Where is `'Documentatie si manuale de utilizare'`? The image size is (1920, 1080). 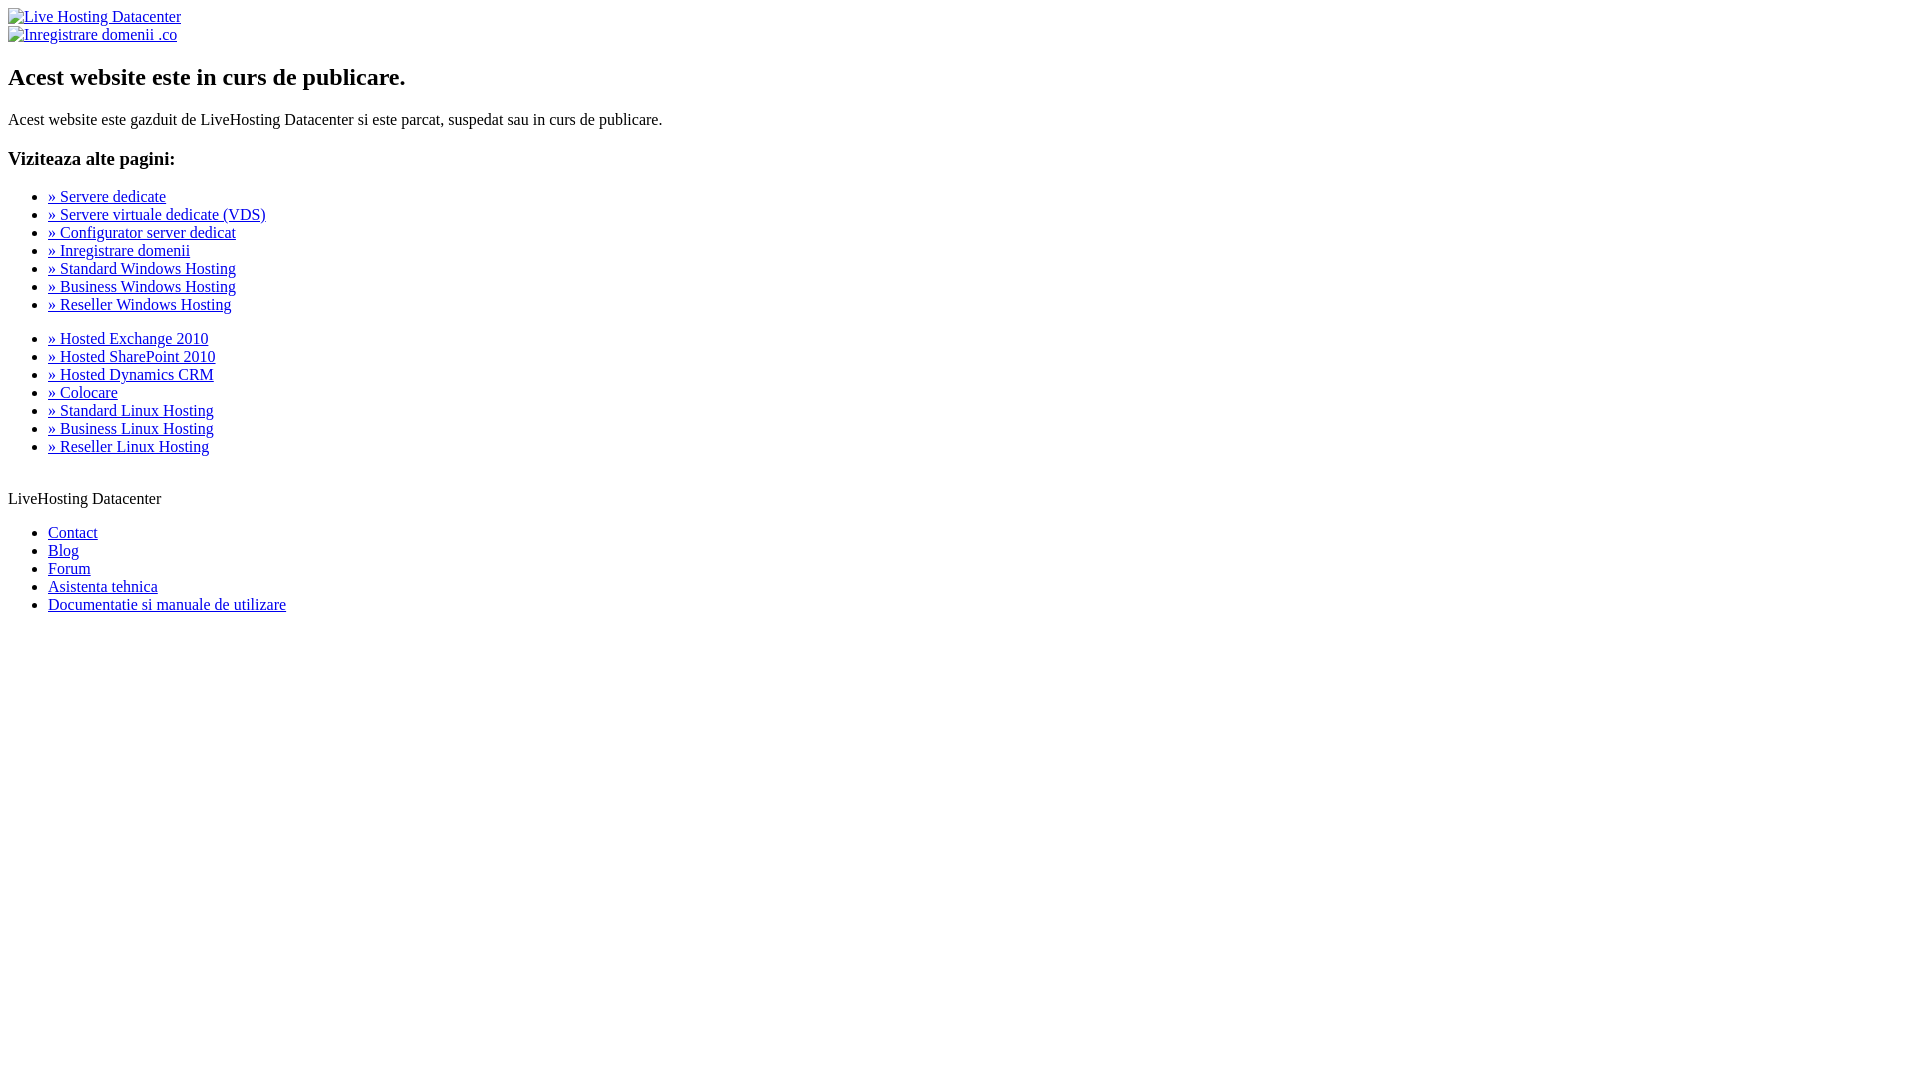 'Documentatie si manuale de utilizare' is located at coordinates (48, 603).